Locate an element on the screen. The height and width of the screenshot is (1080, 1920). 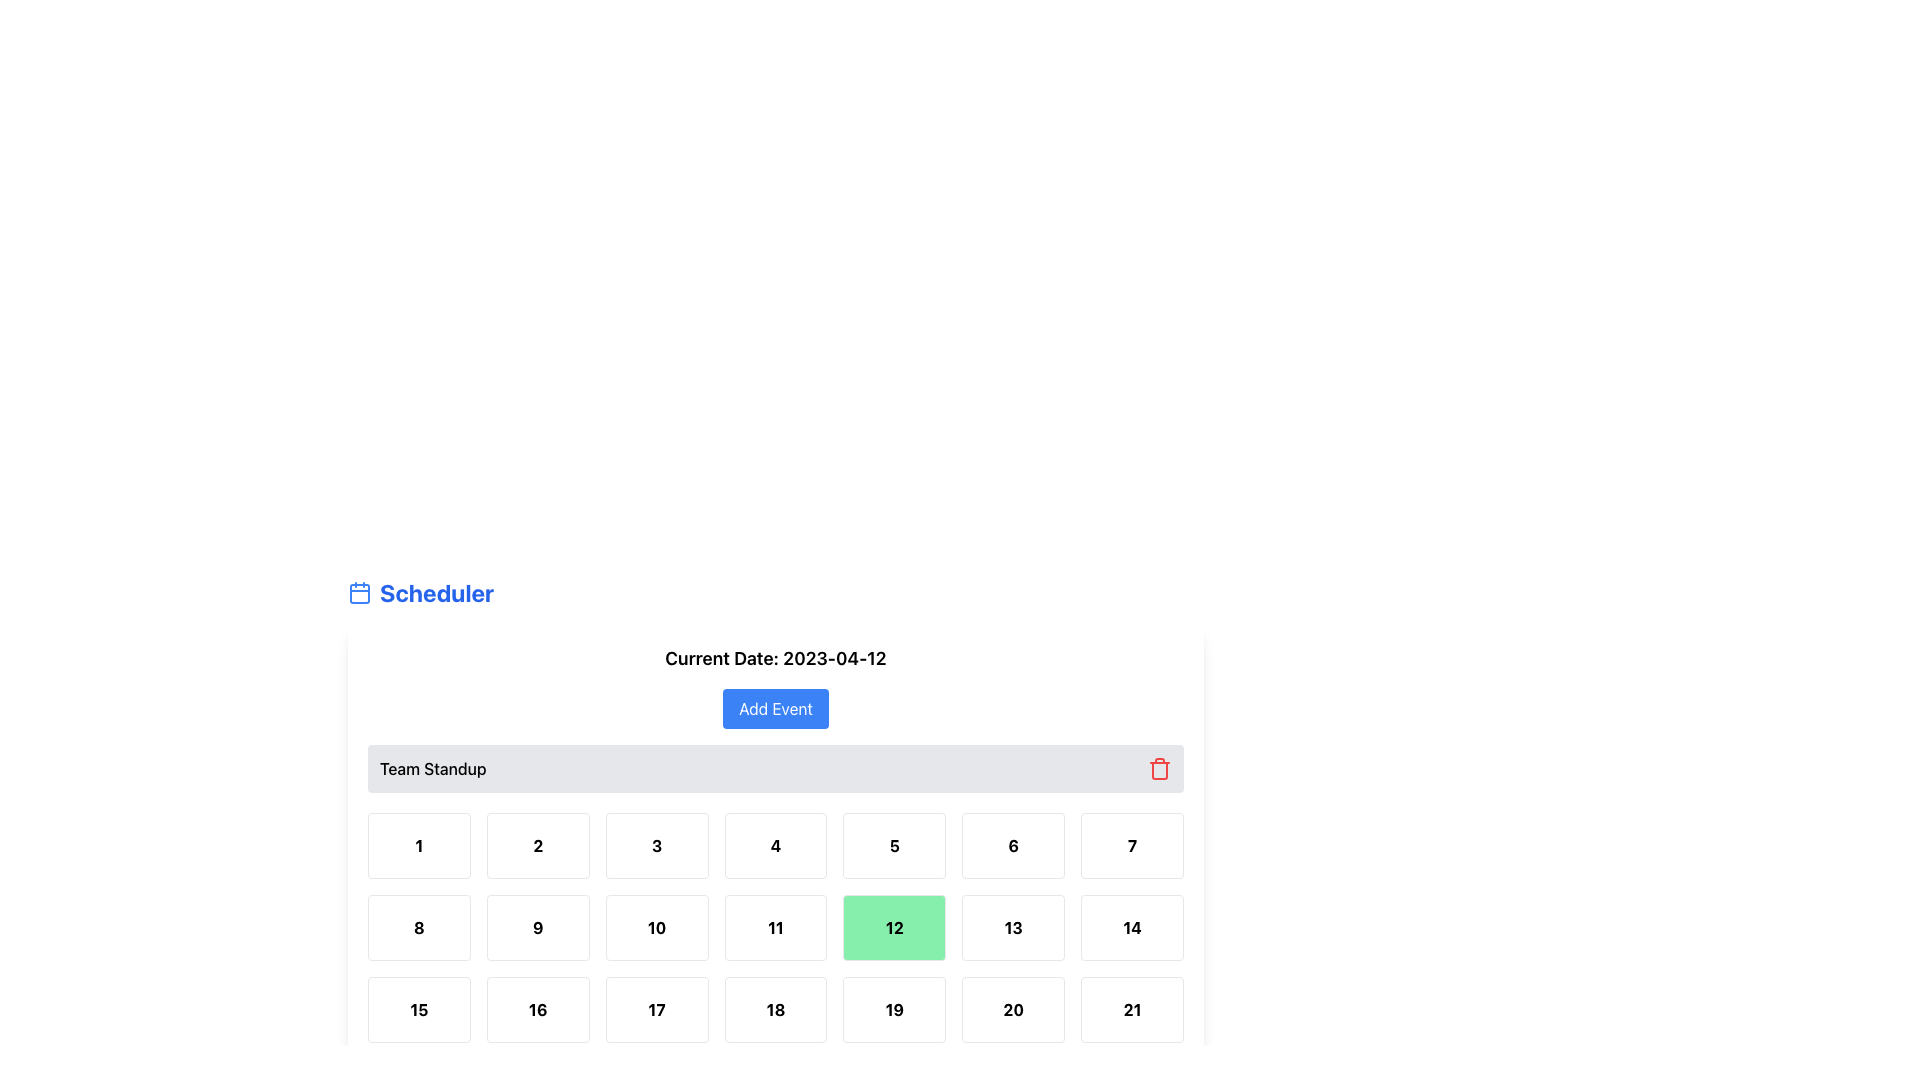
the button displaying the number '17' in bold black font, which is part of a calendar grid layout under the 'Team Standup' section is located at coordinates (657, 1010).